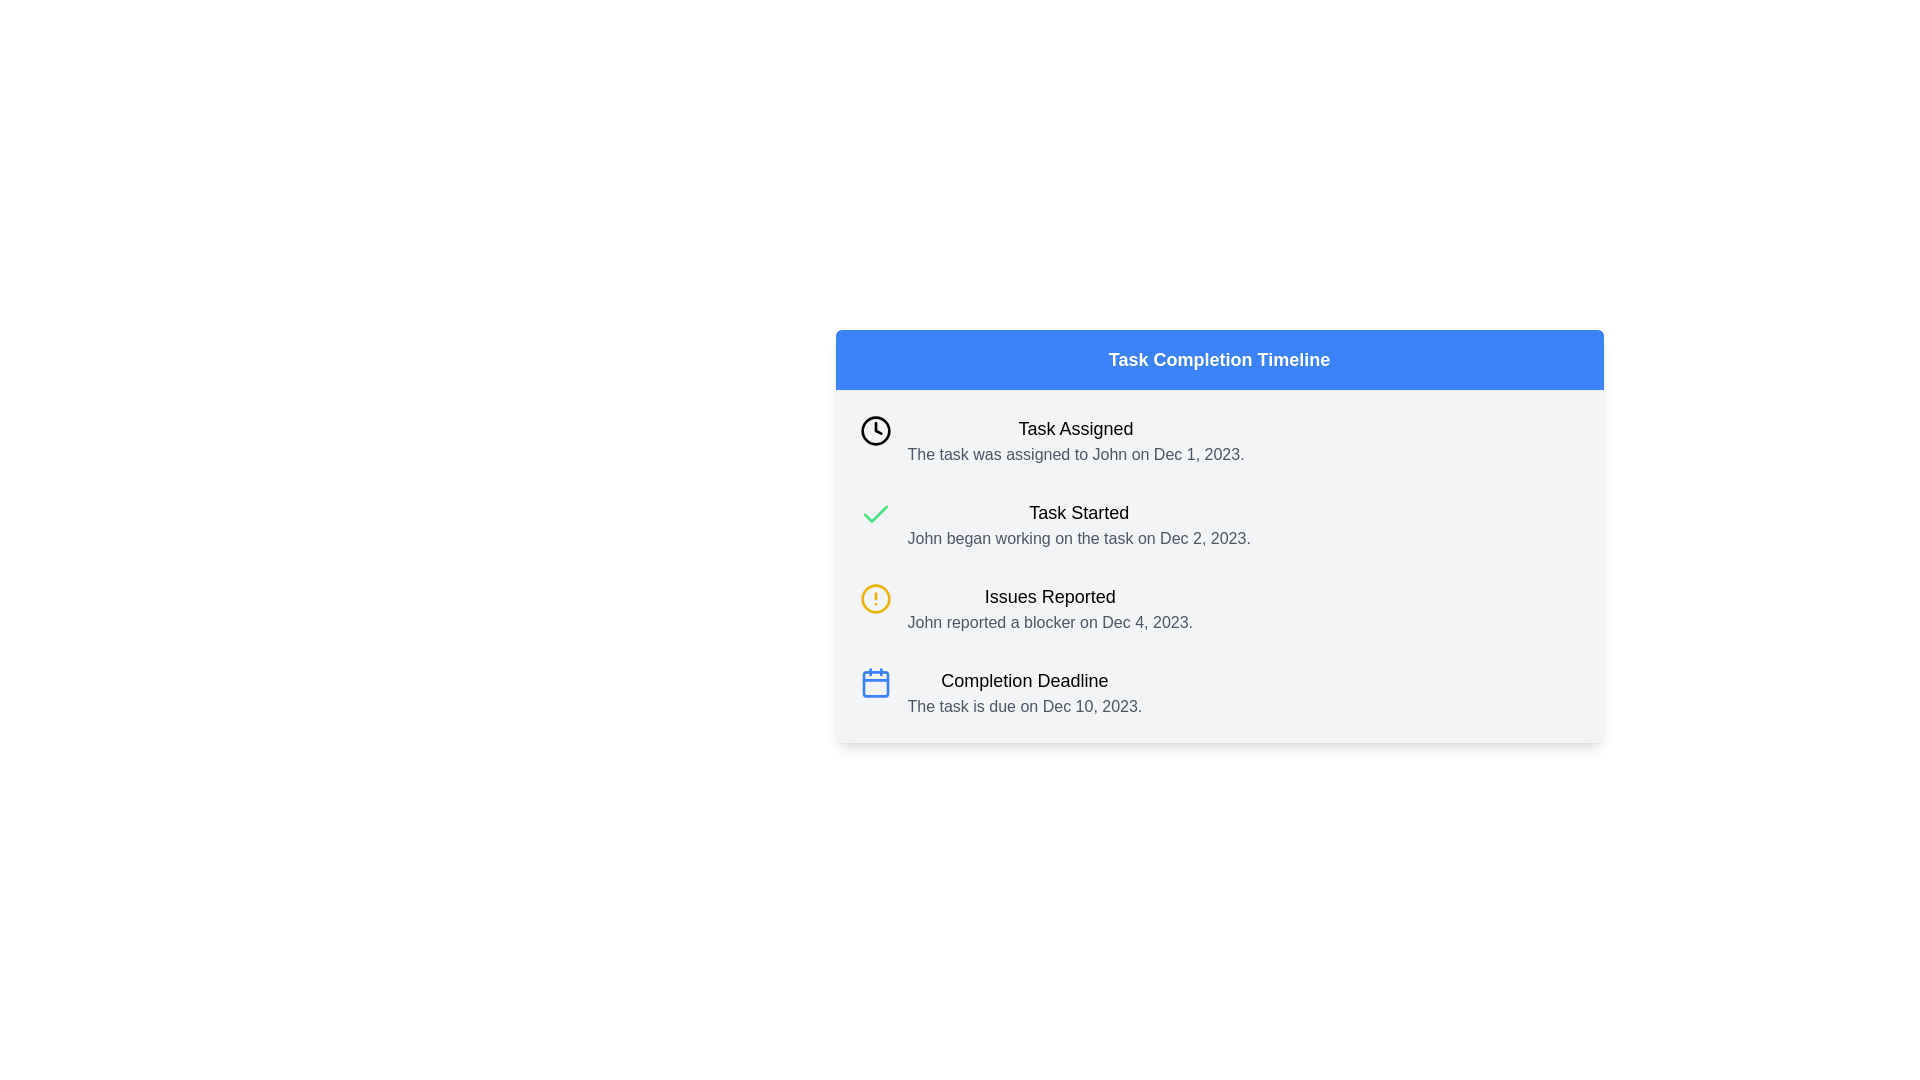 The height and width of the screenshot is (1080, 1920). What do you see at coordinates (1218, 358) in the screenshot?
I see `the text element displaying 'Task Completion Timeline', which is a bold, white text on a blue background located at the top of the section` at bounding box center [1218, 358].